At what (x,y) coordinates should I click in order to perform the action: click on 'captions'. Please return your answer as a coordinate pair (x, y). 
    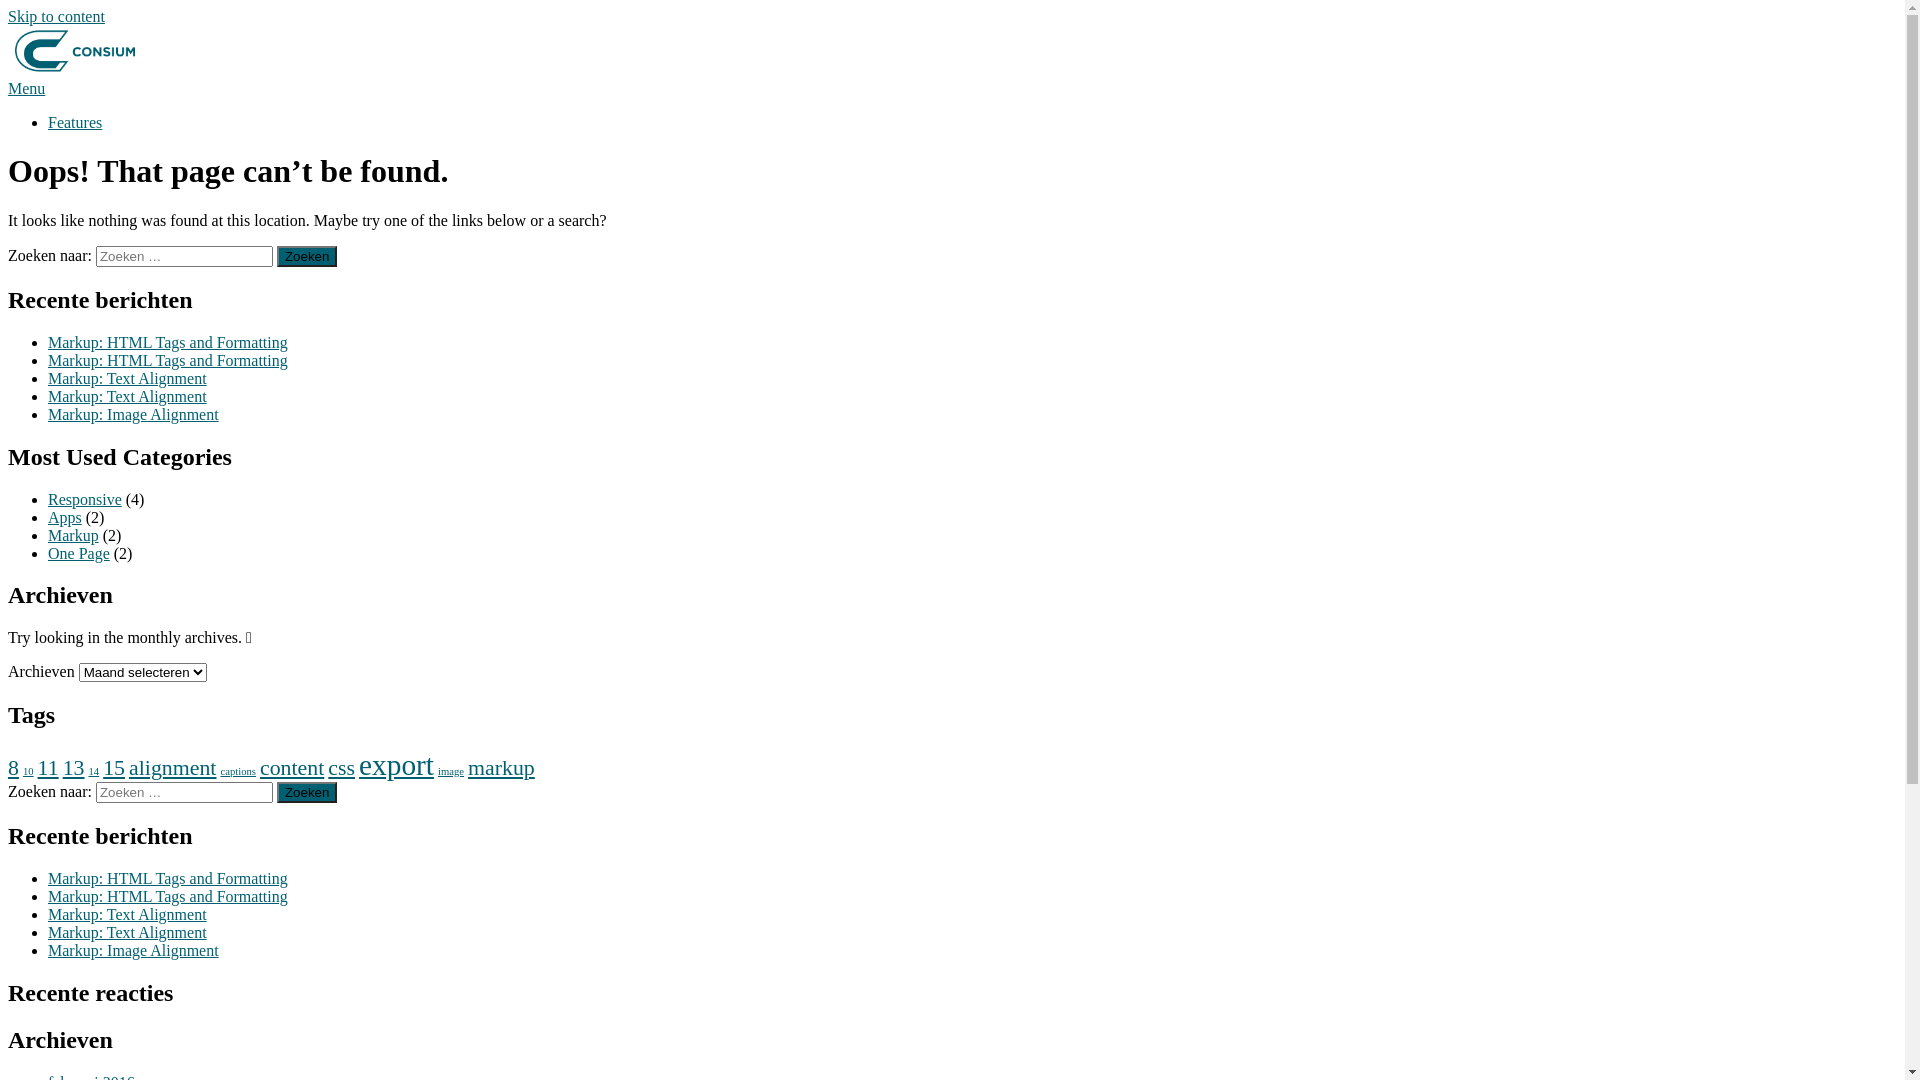
    Looking at the image, I should click on (238, 770).